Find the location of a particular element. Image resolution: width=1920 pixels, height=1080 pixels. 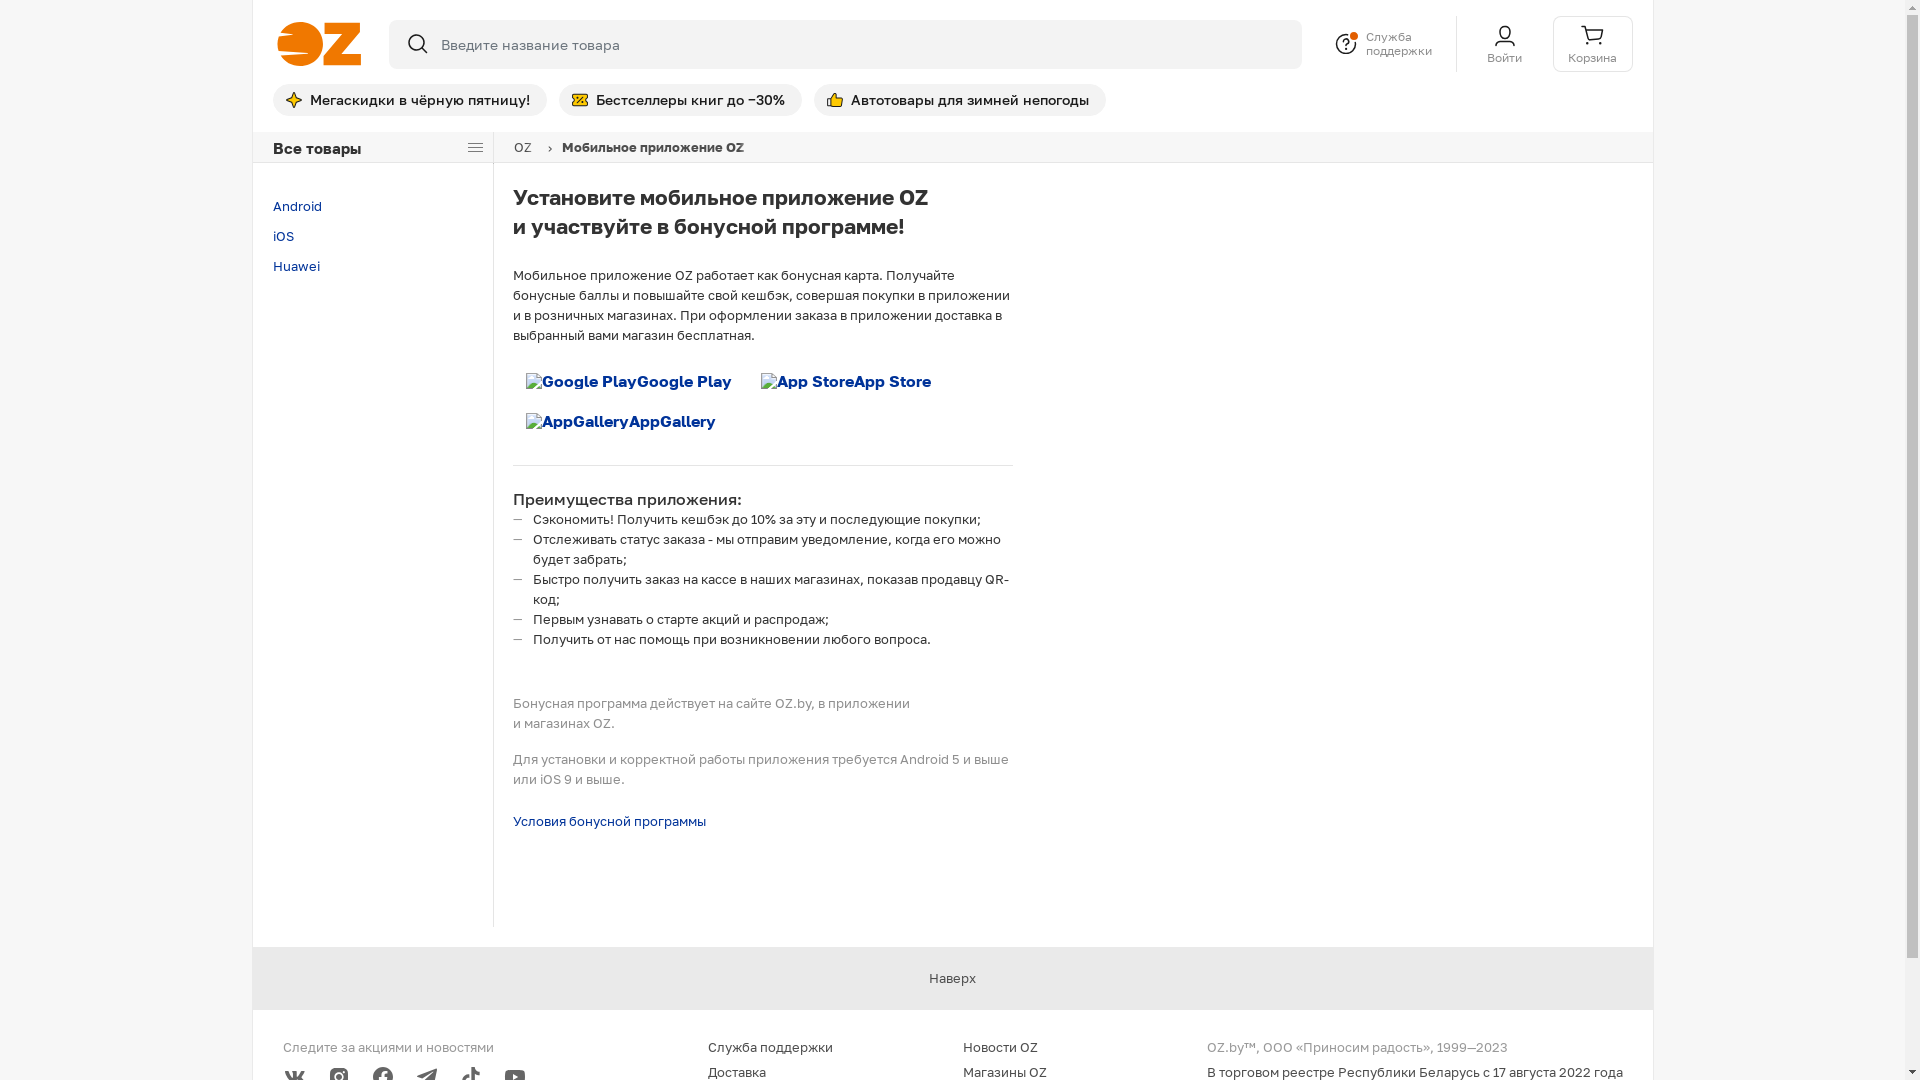

'Google Play' is located at coordinates (627, 381).